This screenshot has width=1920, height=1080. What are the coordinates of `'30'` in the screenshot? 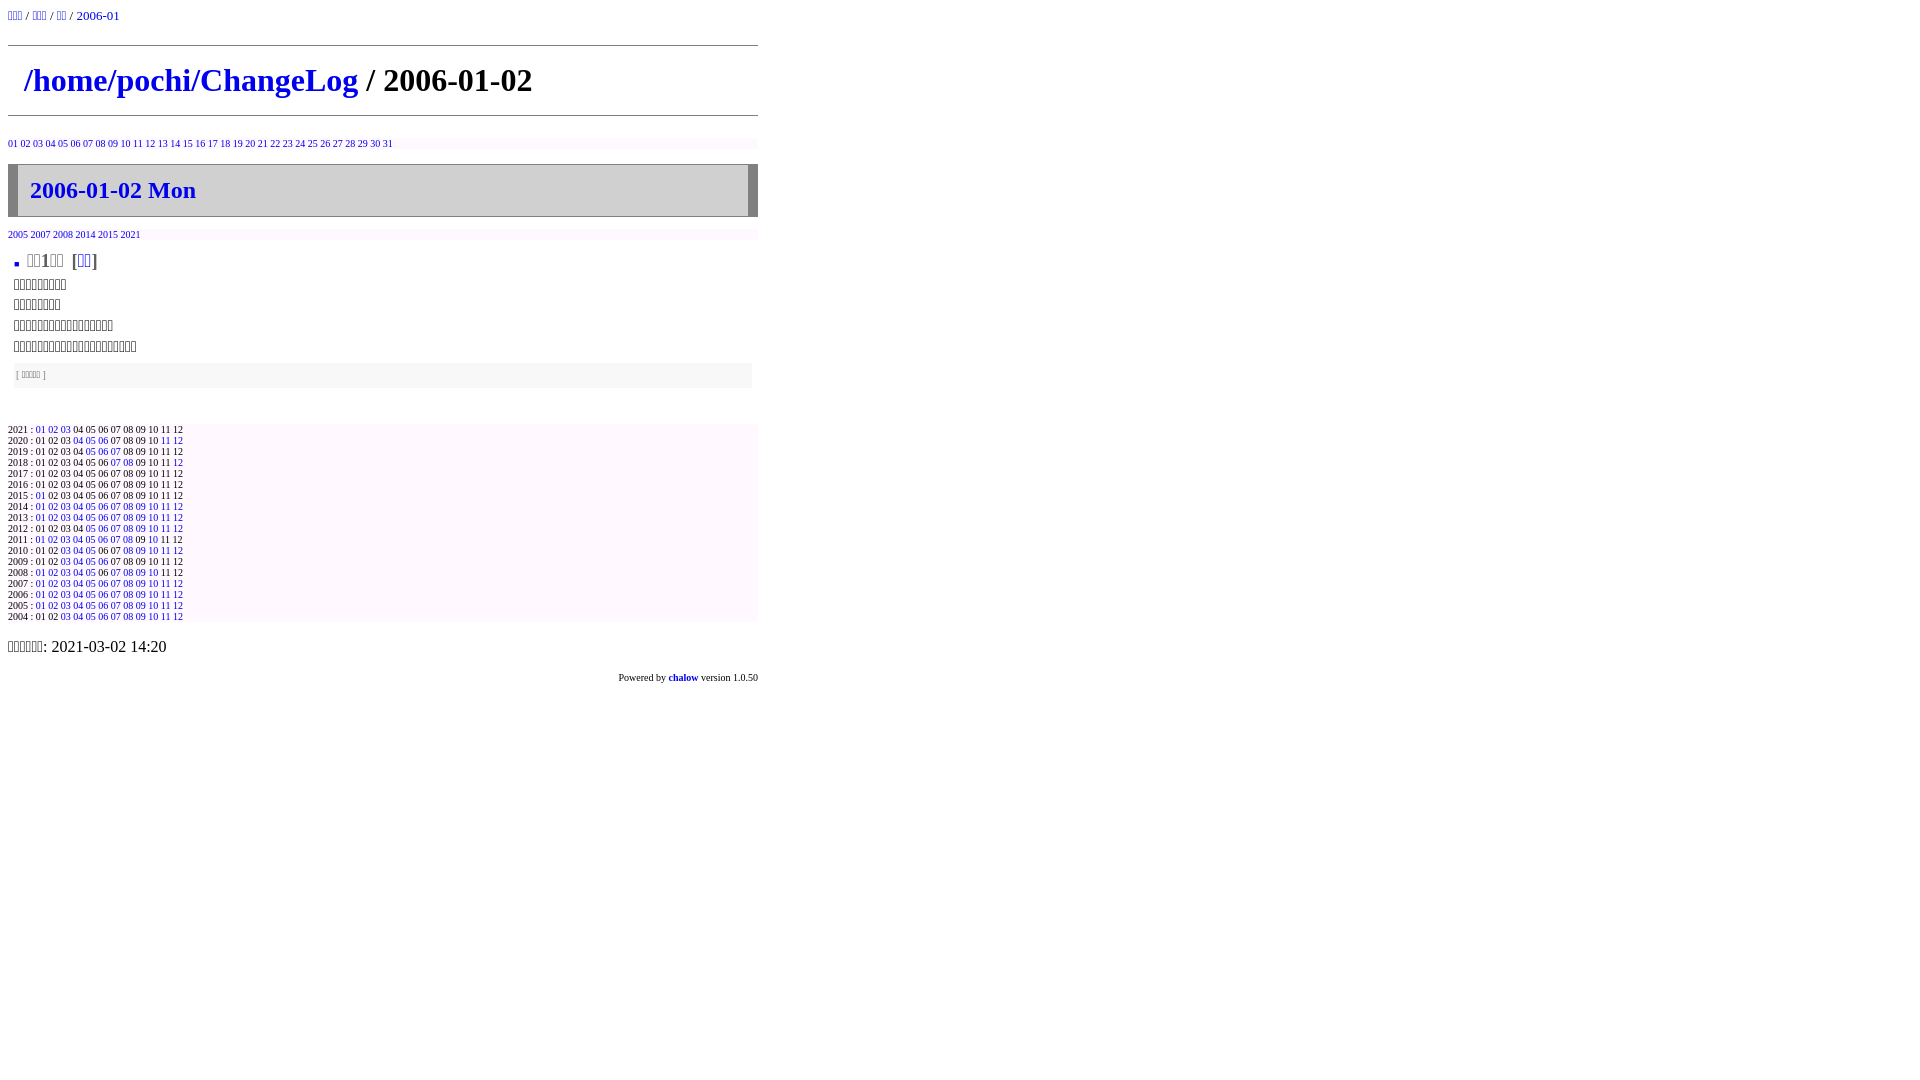 It's located at (374, 142).